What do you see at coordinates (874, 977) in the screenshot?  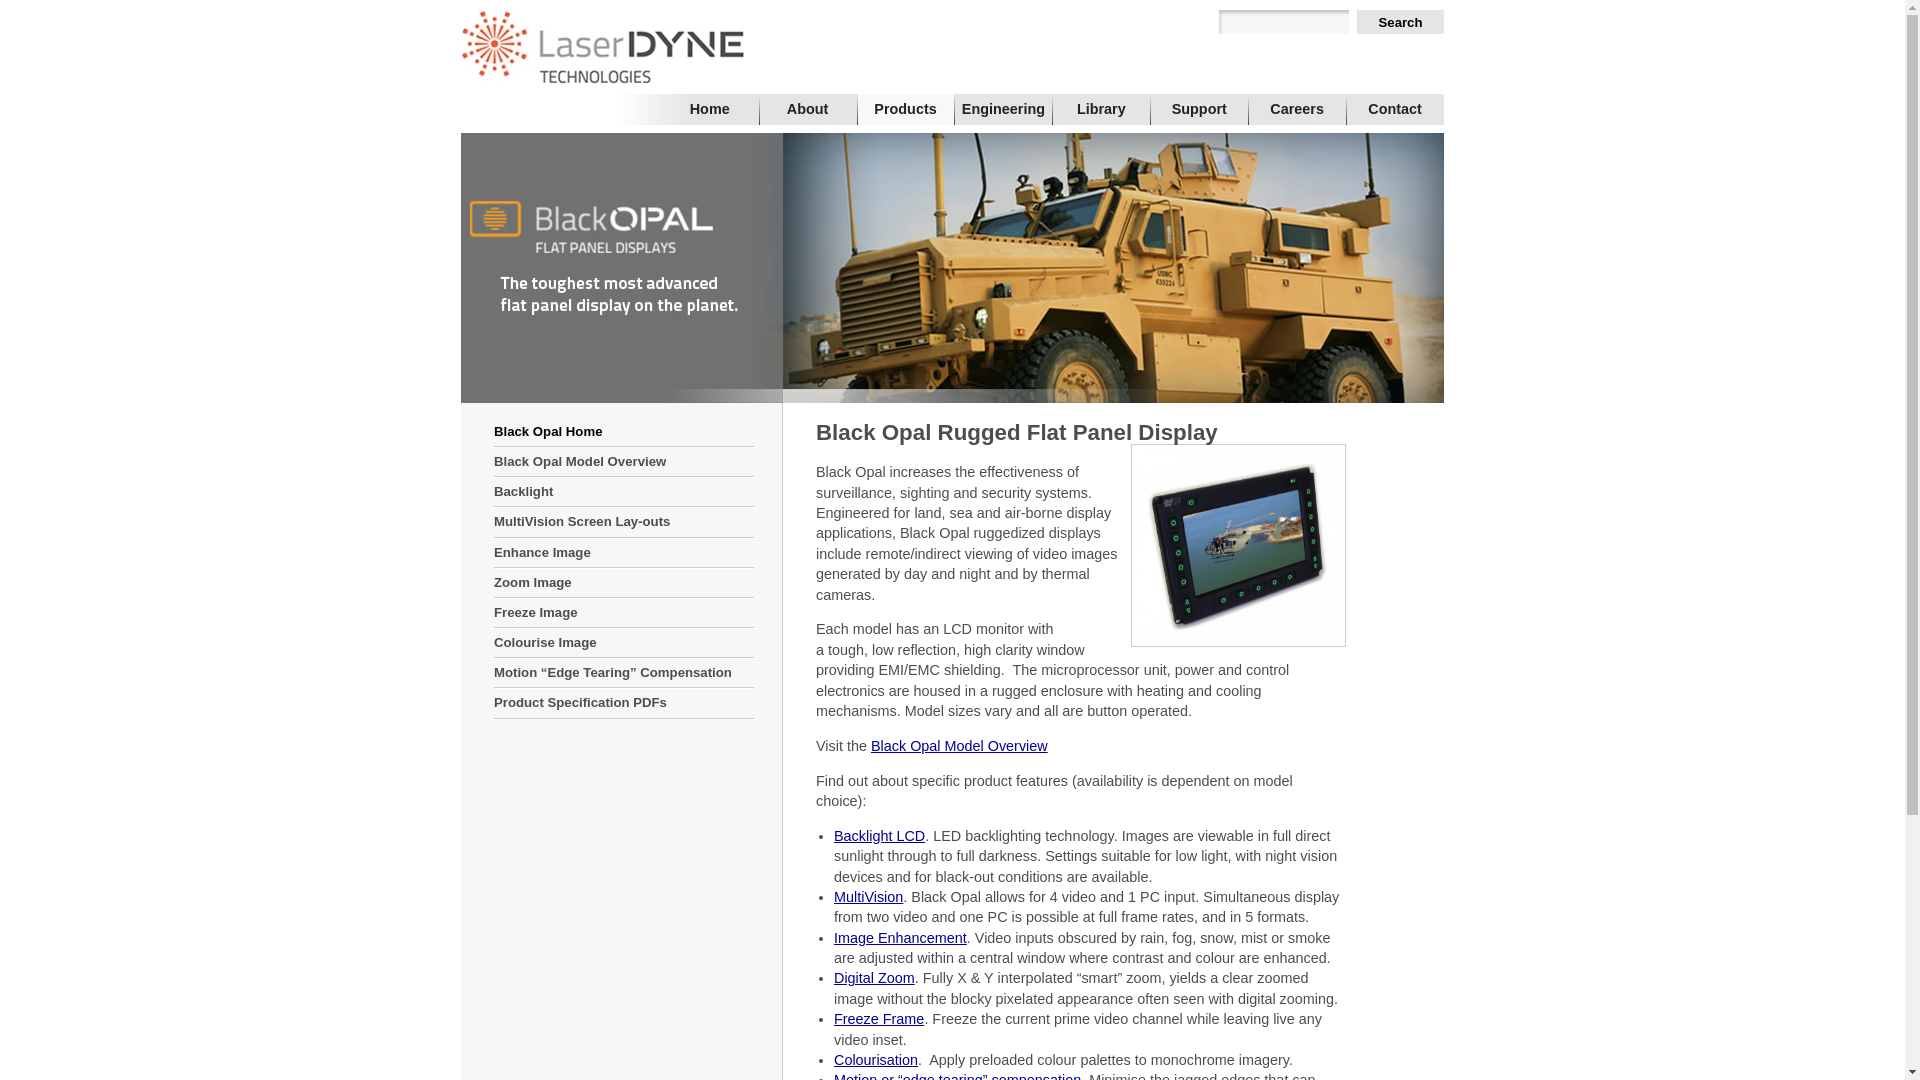 I see `'Digital Zoom'` at bounding box center [874, 977].